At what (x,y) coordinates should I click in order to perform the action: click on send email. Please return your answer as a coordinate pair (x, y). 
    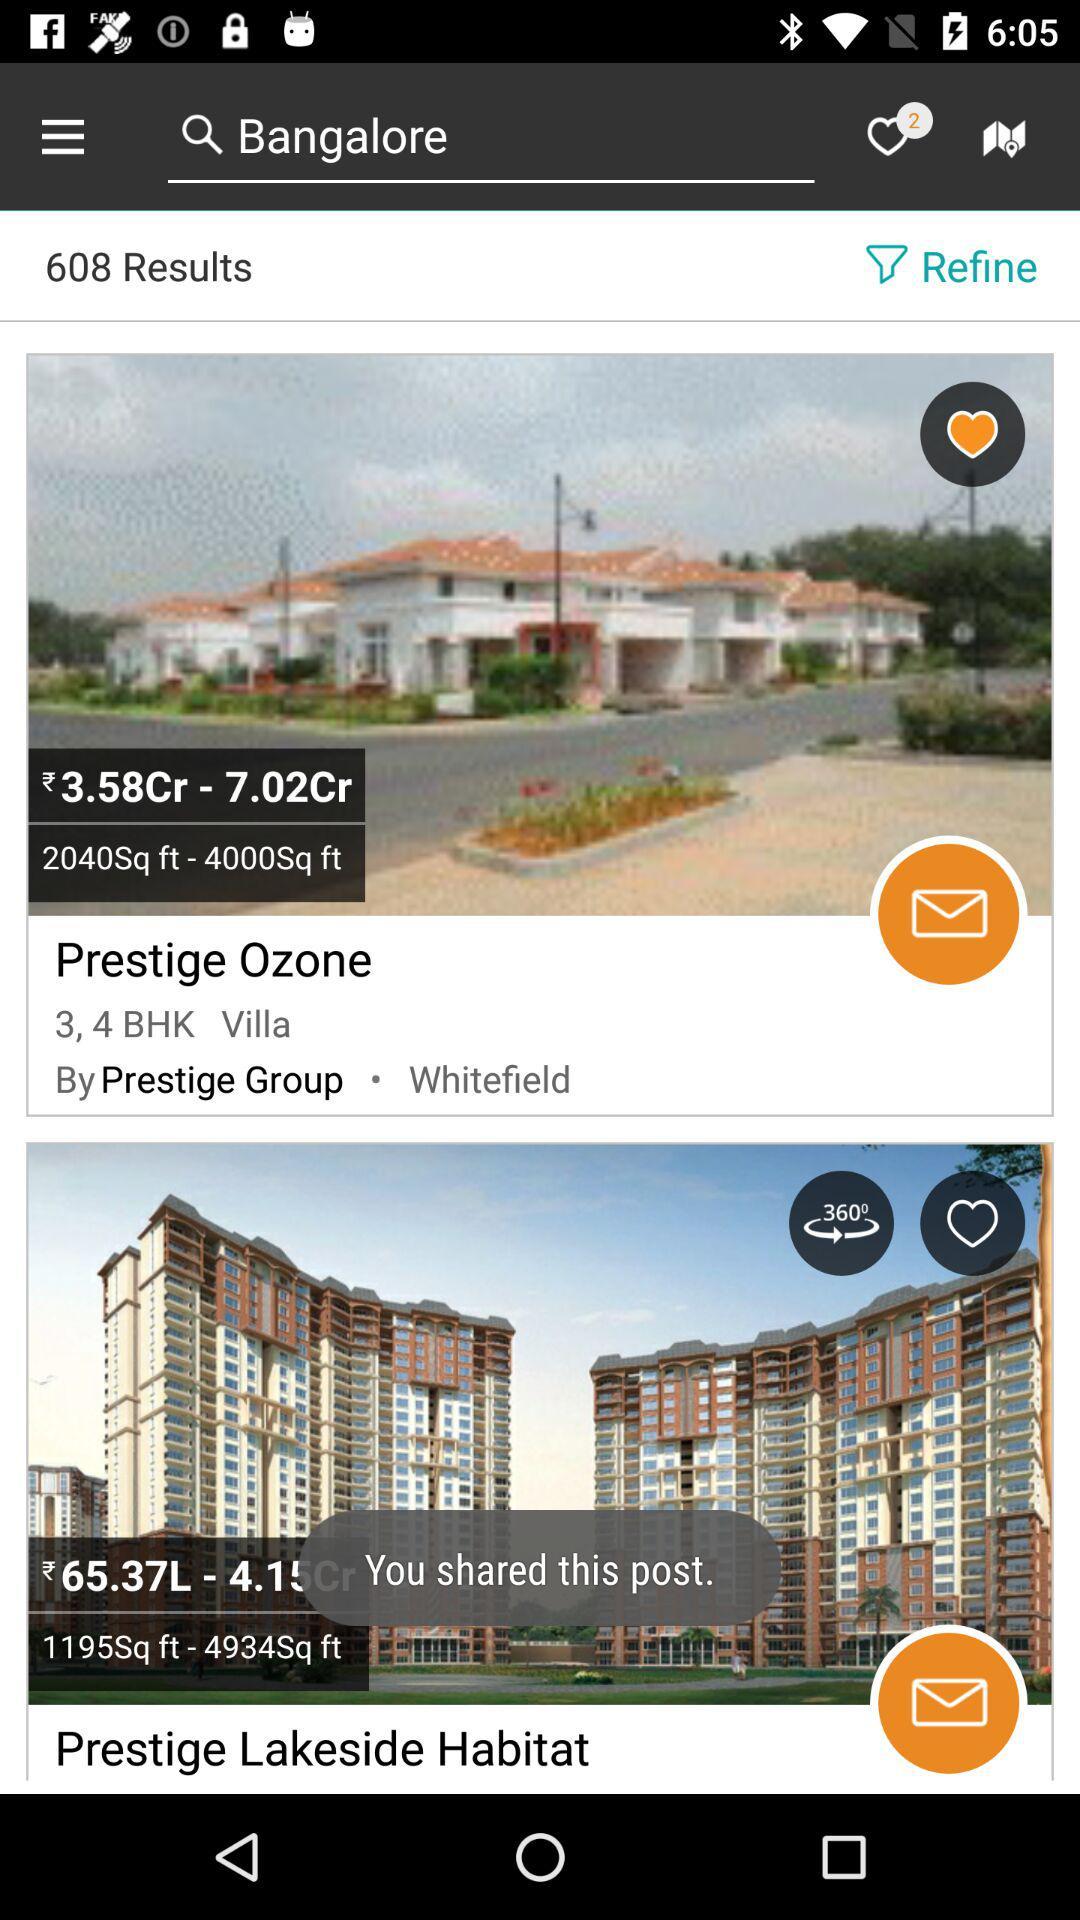
    Looking at the image, I should click on (947, 913).